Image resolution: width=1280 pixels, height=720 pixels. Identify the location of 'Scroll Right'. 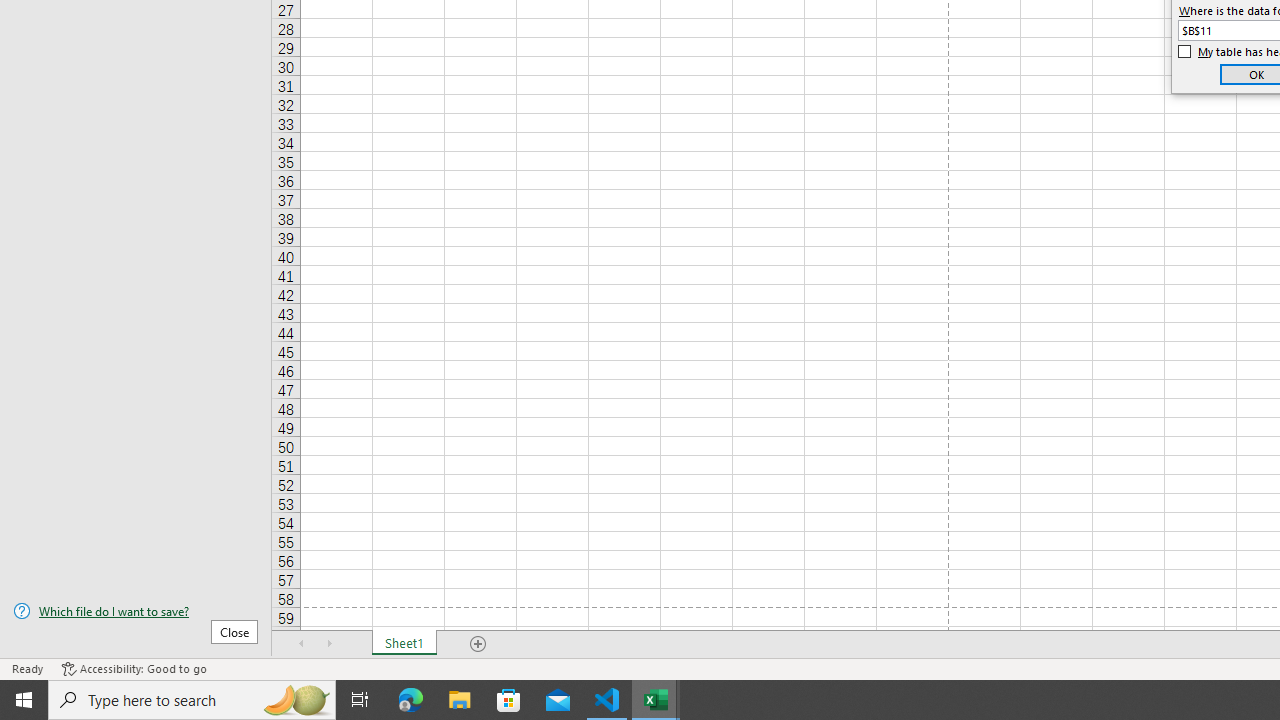
(330, 644).